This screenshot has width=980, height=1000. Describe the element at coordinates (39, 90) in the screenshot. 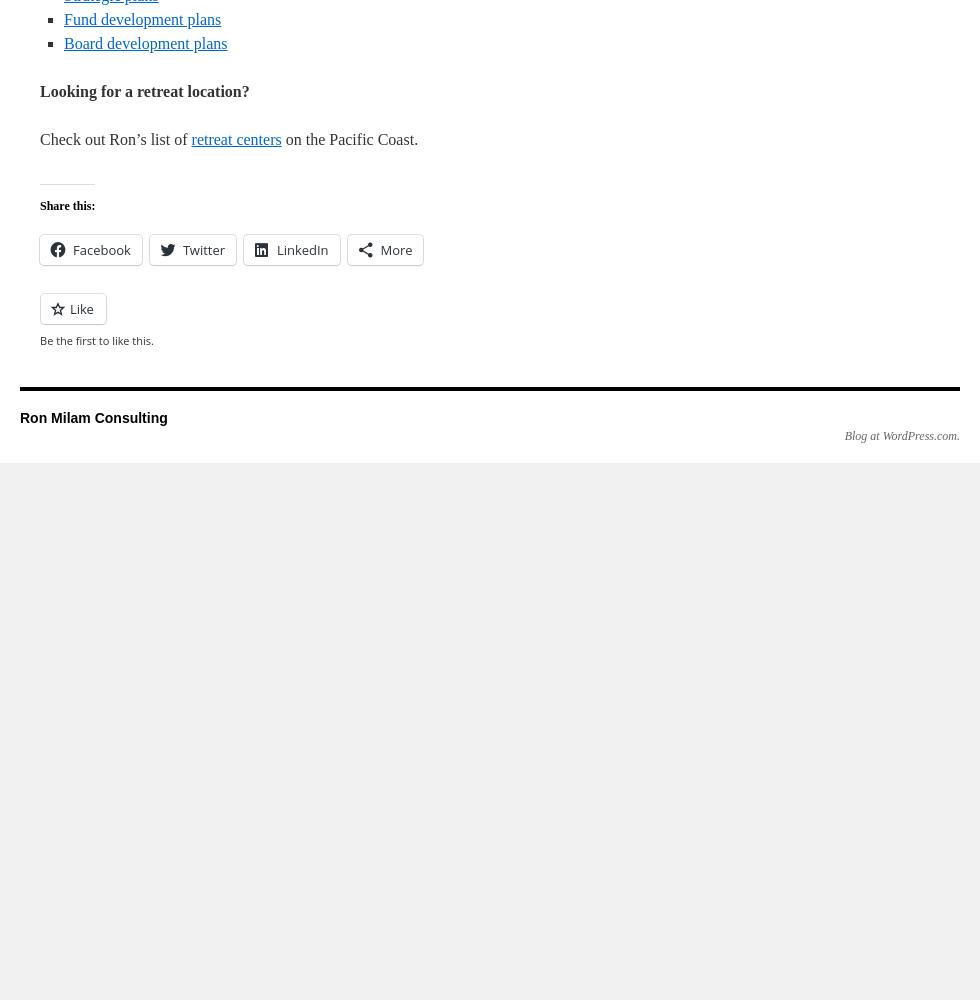

I see `'Looking for a retreat location'` at that location.